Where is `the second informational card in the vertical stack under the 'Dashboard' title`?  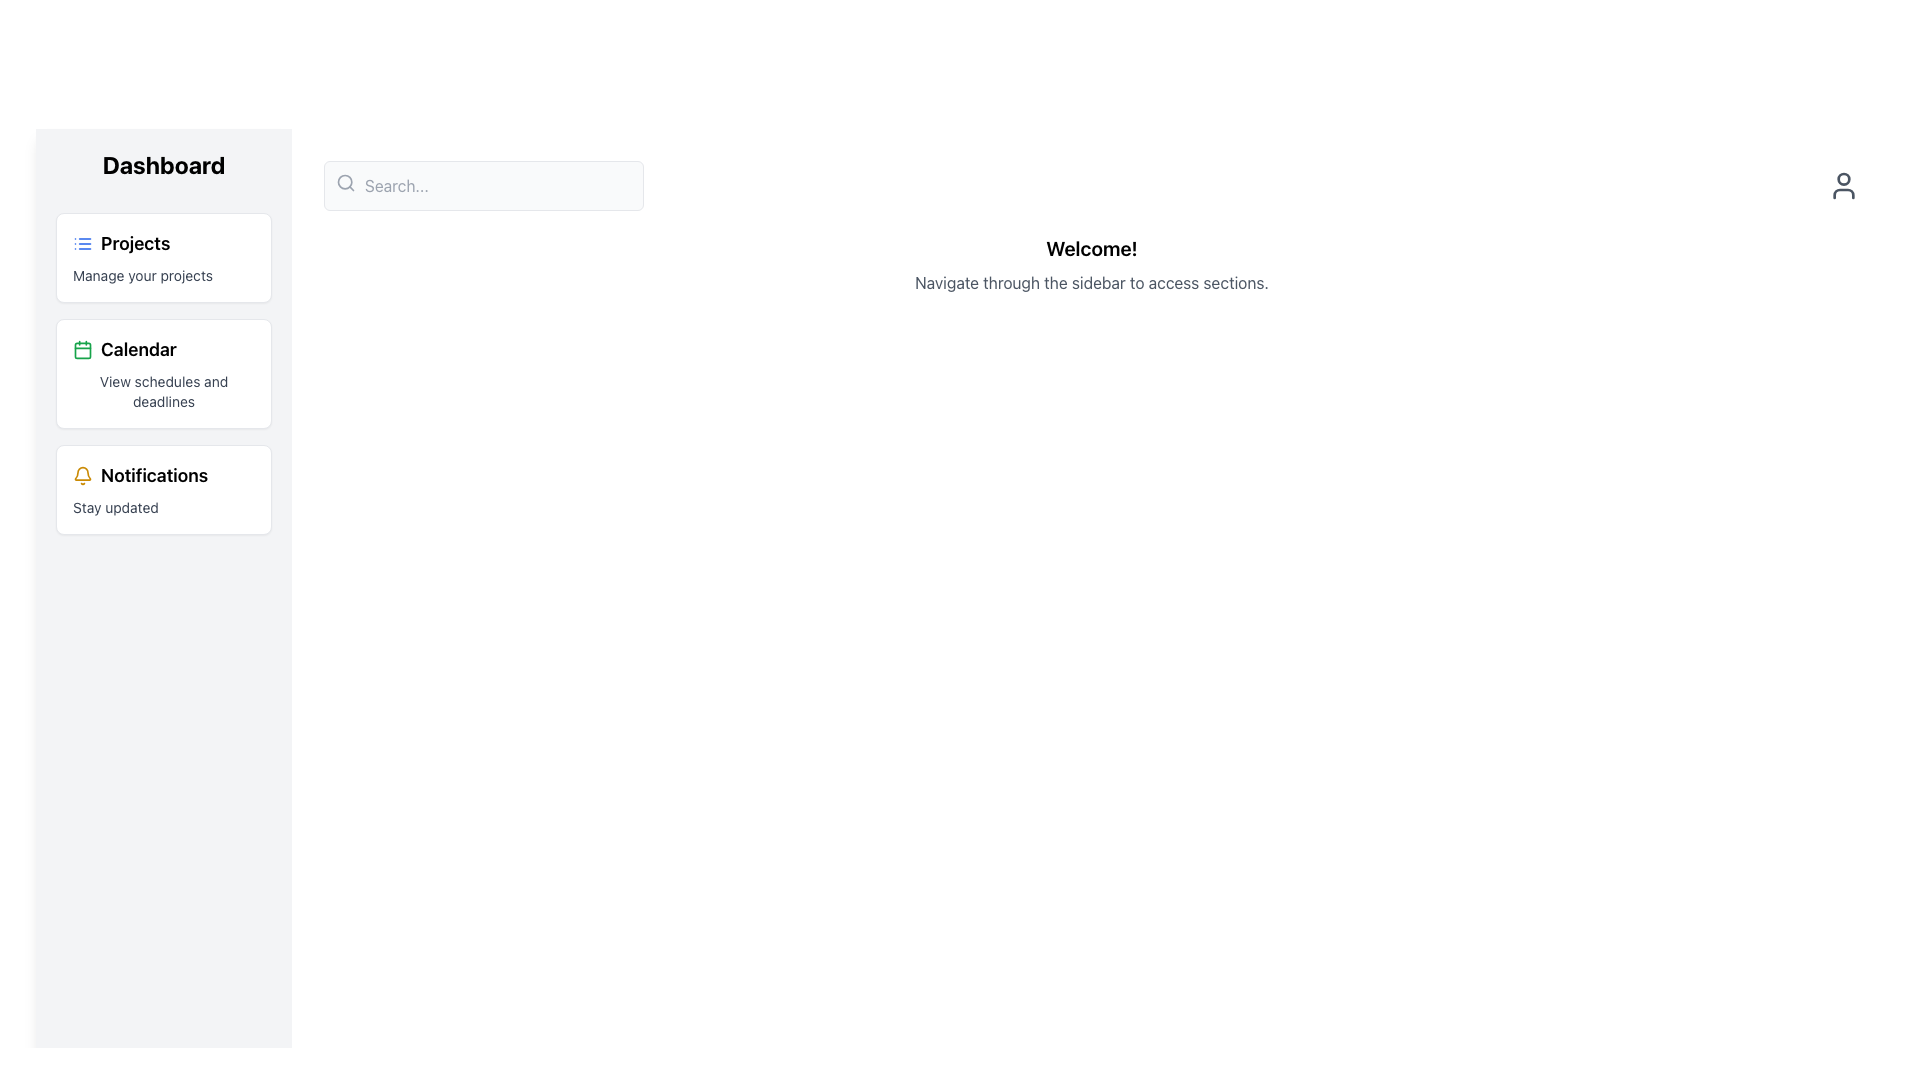 the second informational card in the vertical stack under the 'Dashboard' title is located at coordinates (163, 374).